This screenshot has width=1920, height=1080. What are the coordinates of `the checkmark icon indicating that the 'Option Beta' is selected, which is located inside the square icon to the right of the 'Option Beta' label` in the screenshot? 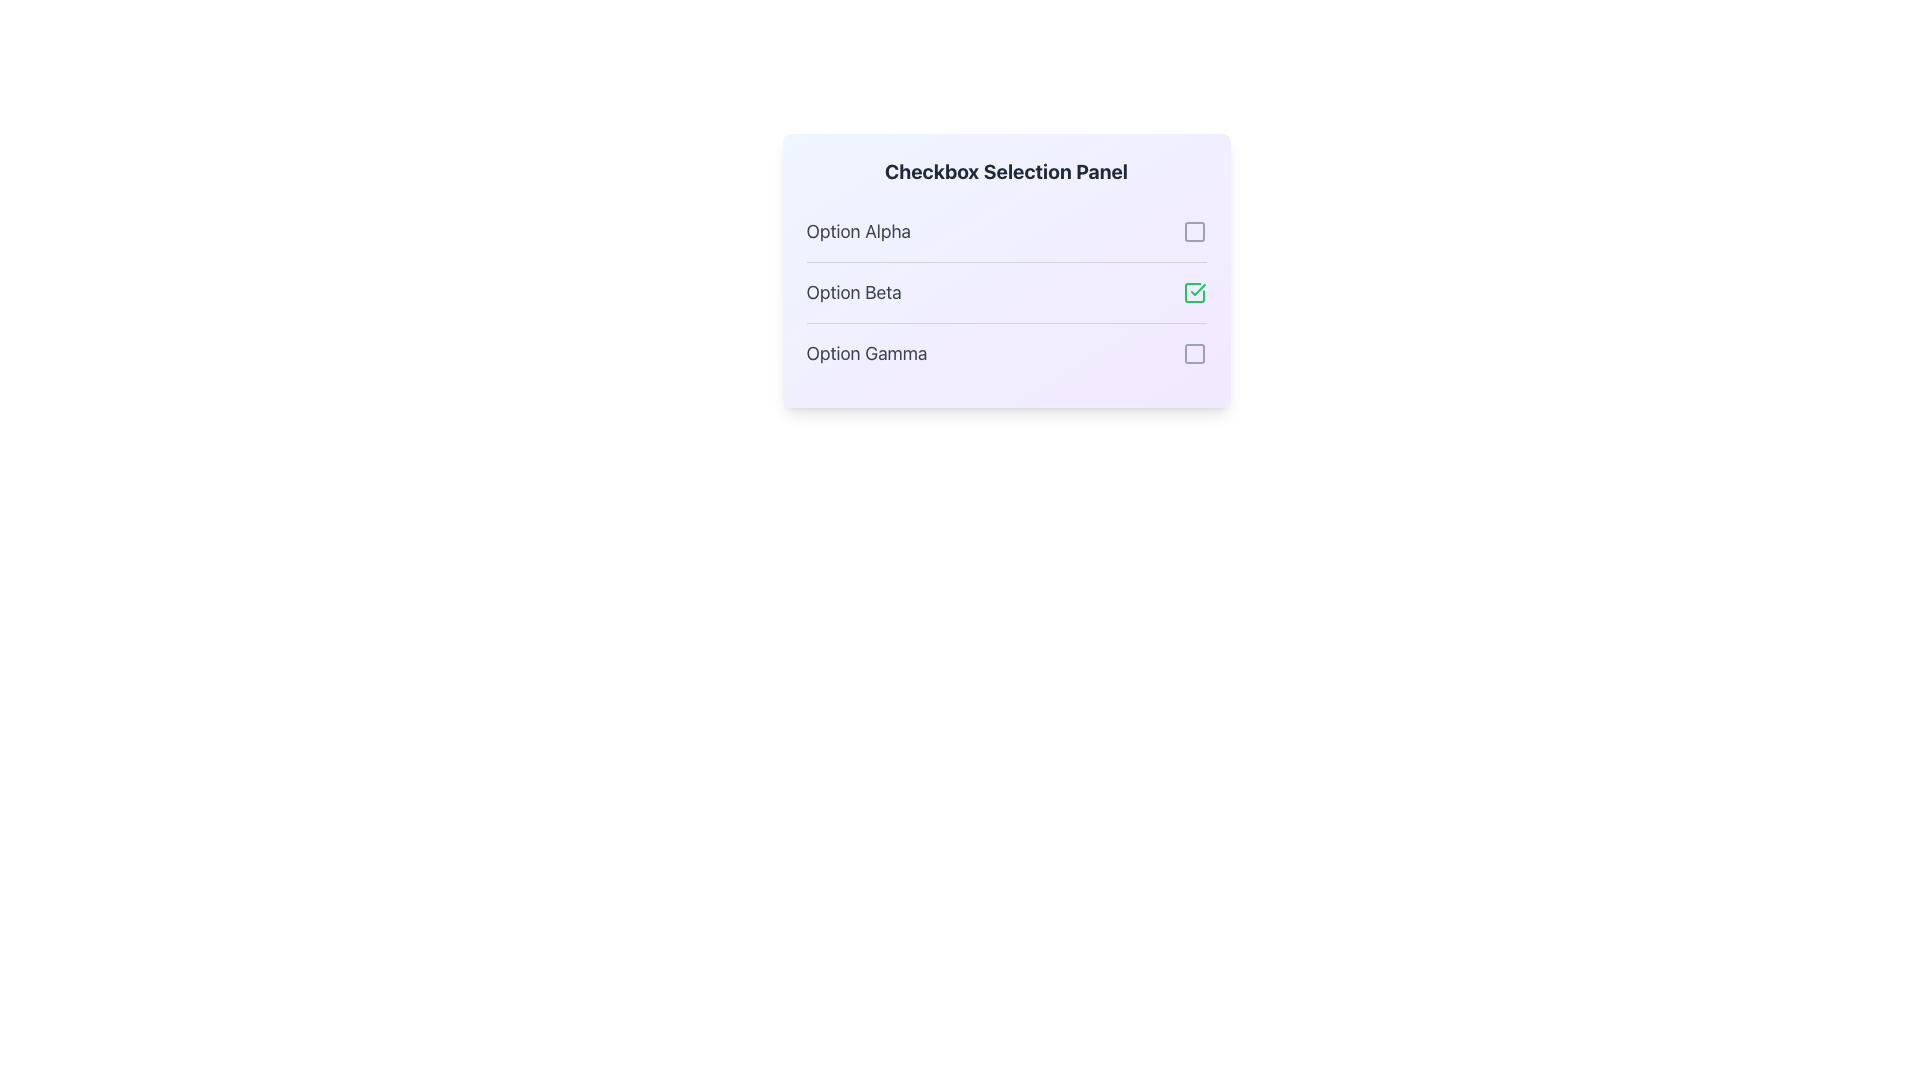 It's located at (1198, 289).